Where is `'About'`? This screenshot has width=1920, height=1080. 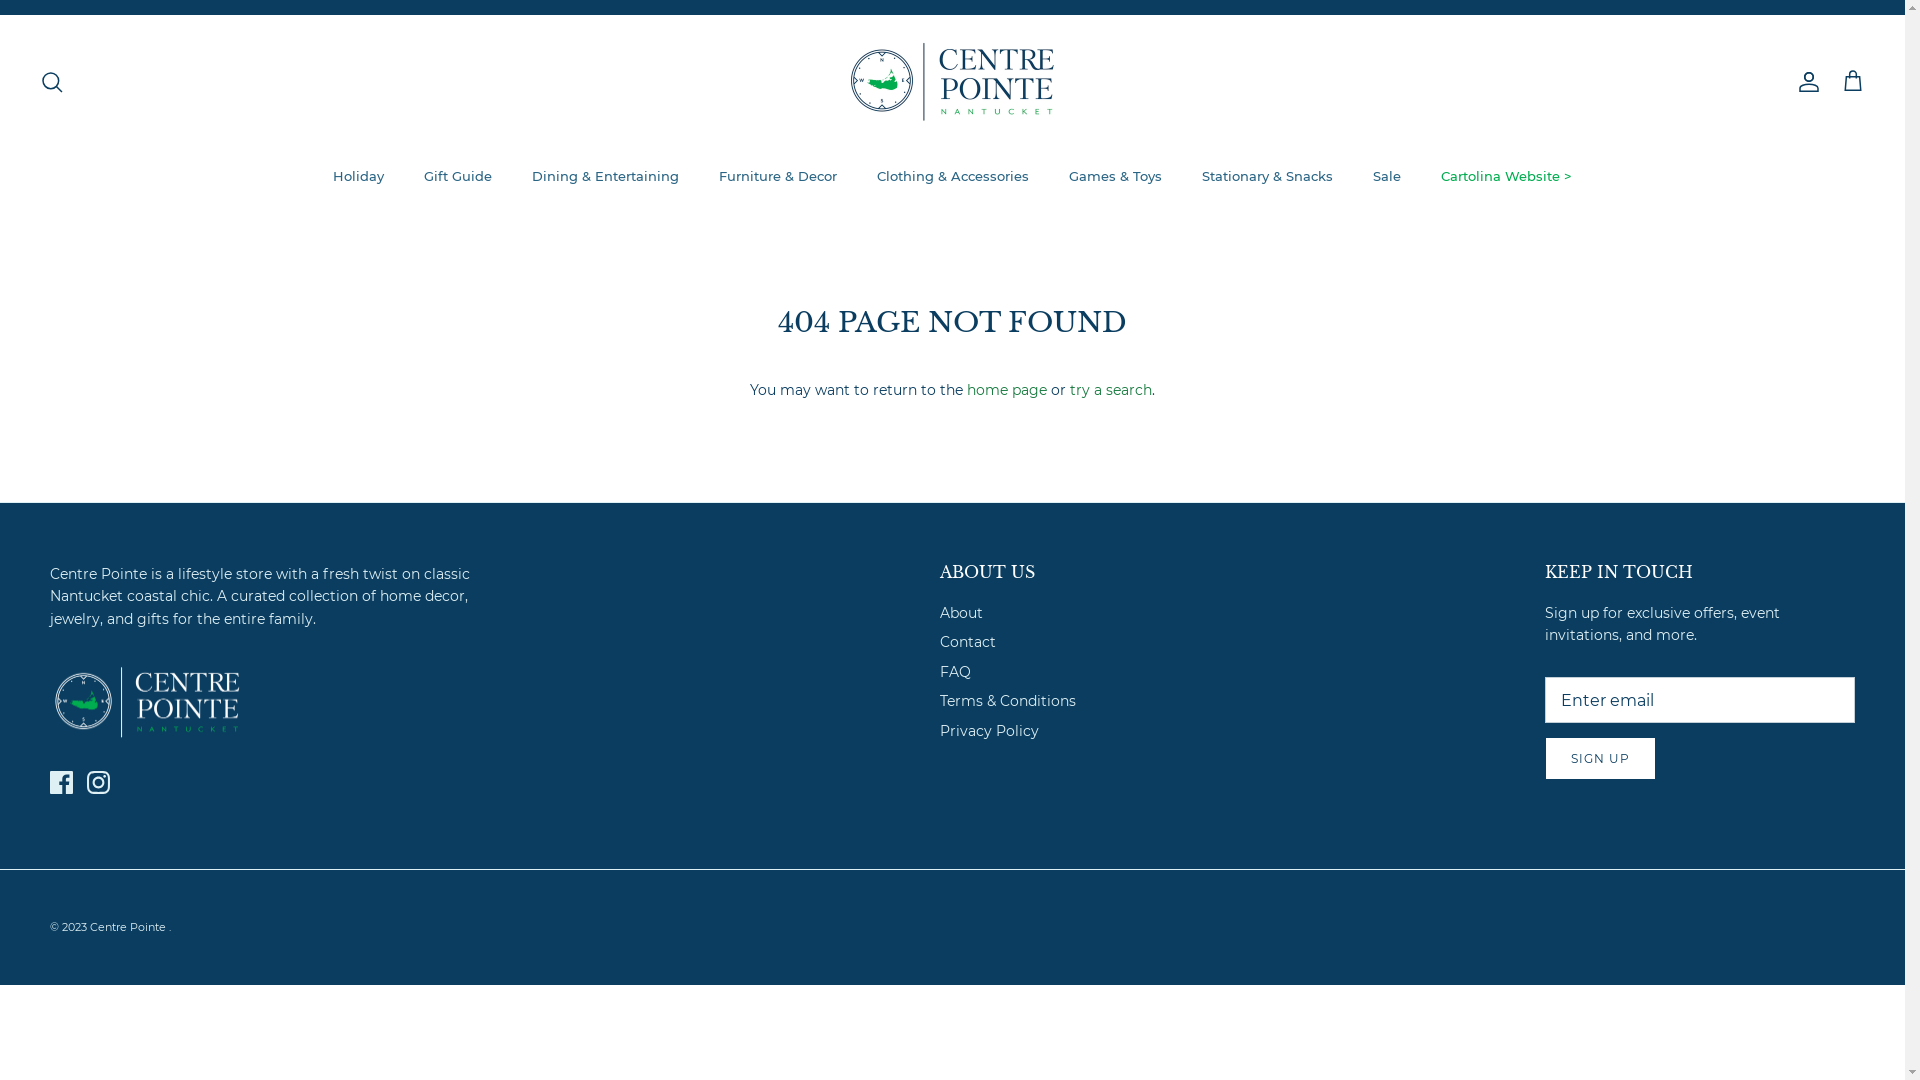 'About' is located at coordinates (961, 612).